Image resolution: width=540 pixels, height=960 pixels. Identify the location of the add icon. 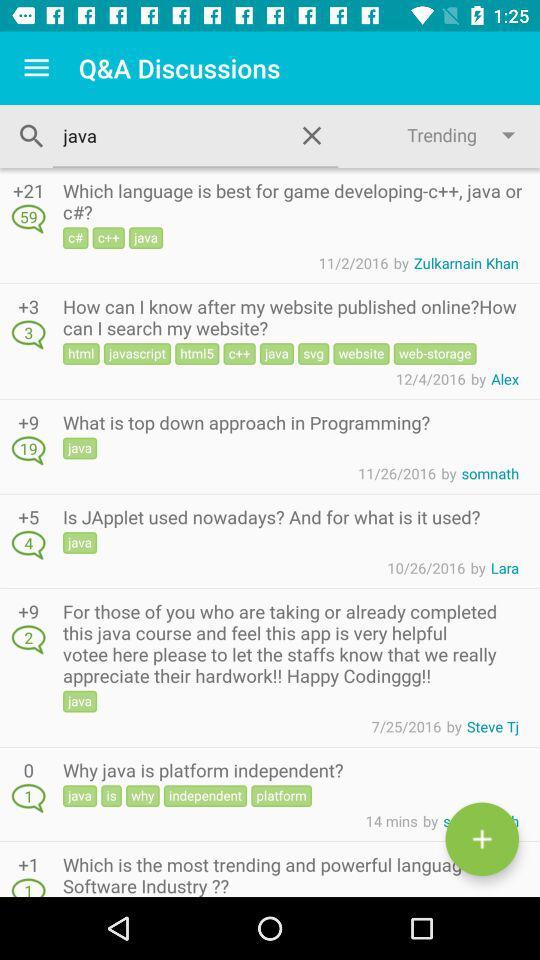
(481, 839).